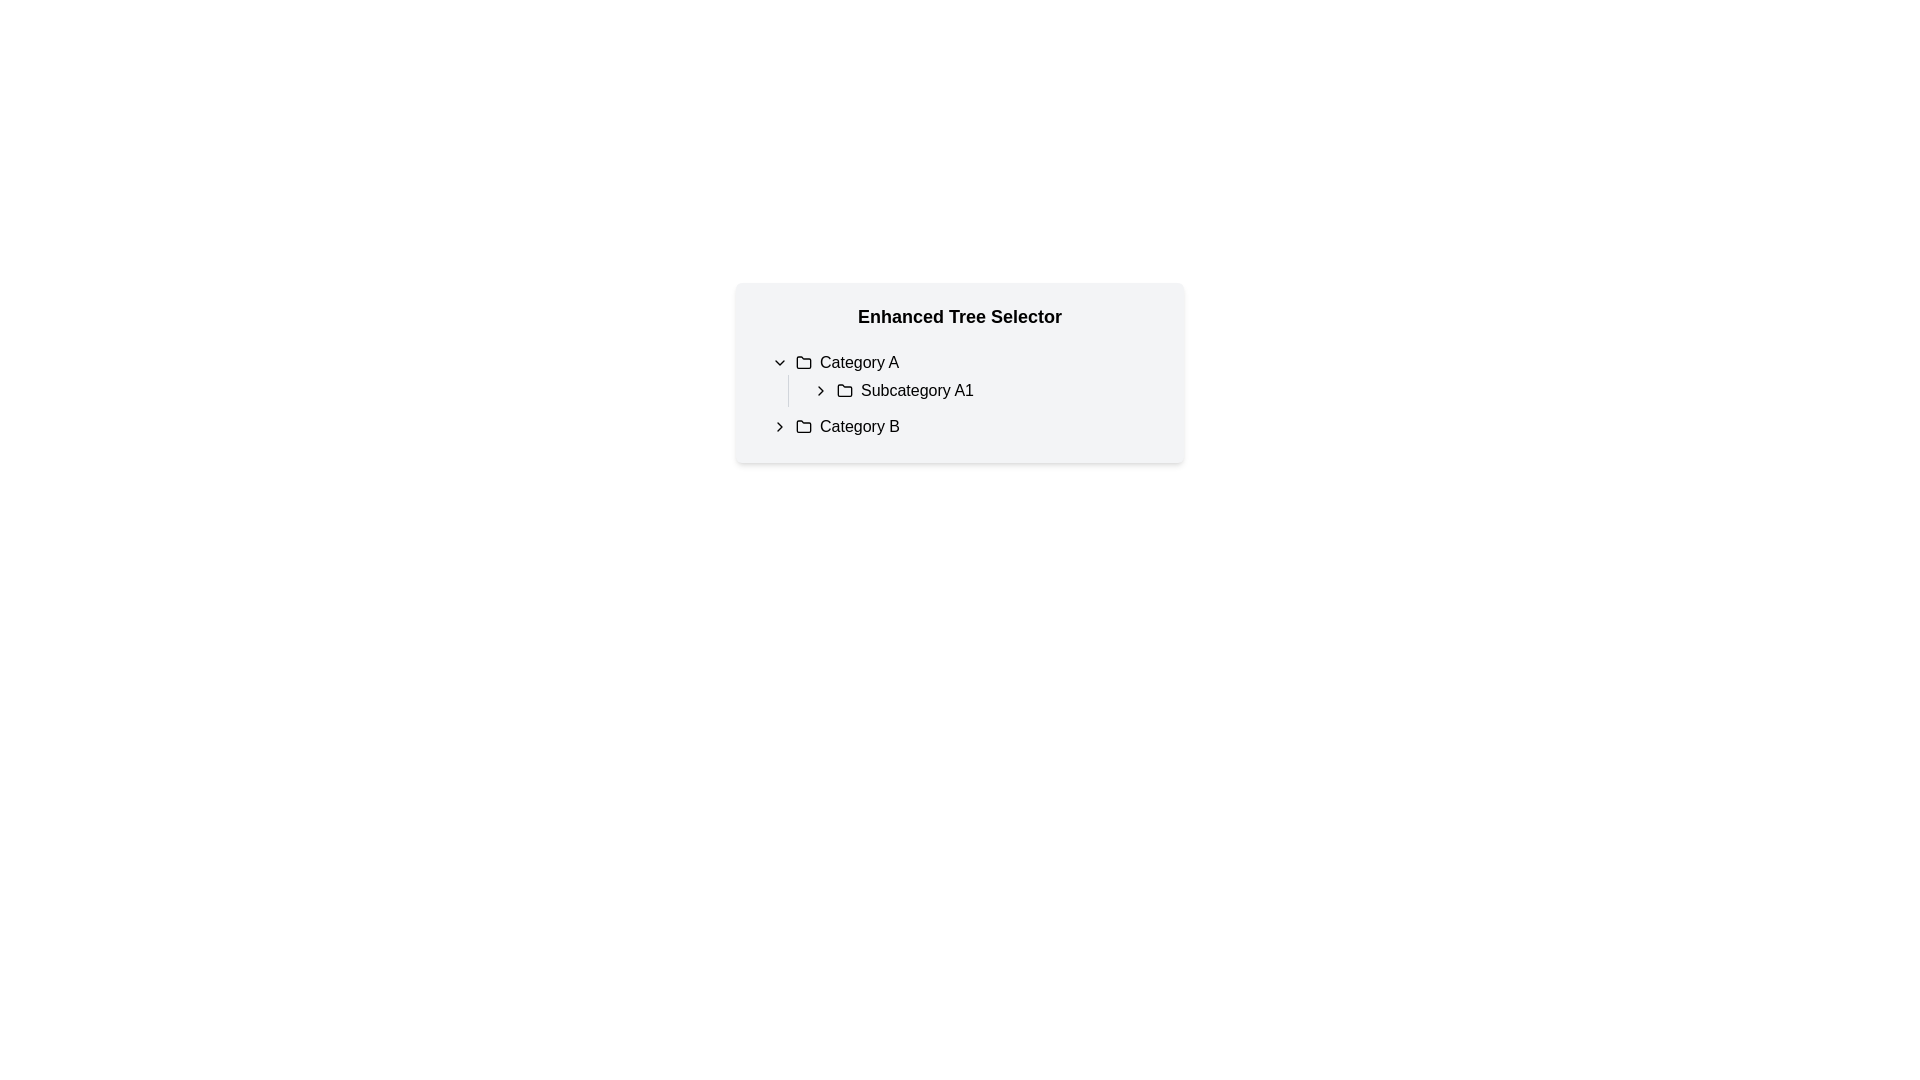  I want to click on the chevron-right icon button located at the leftmost side of the 'Subcategory A1' row, so click(820, 390).